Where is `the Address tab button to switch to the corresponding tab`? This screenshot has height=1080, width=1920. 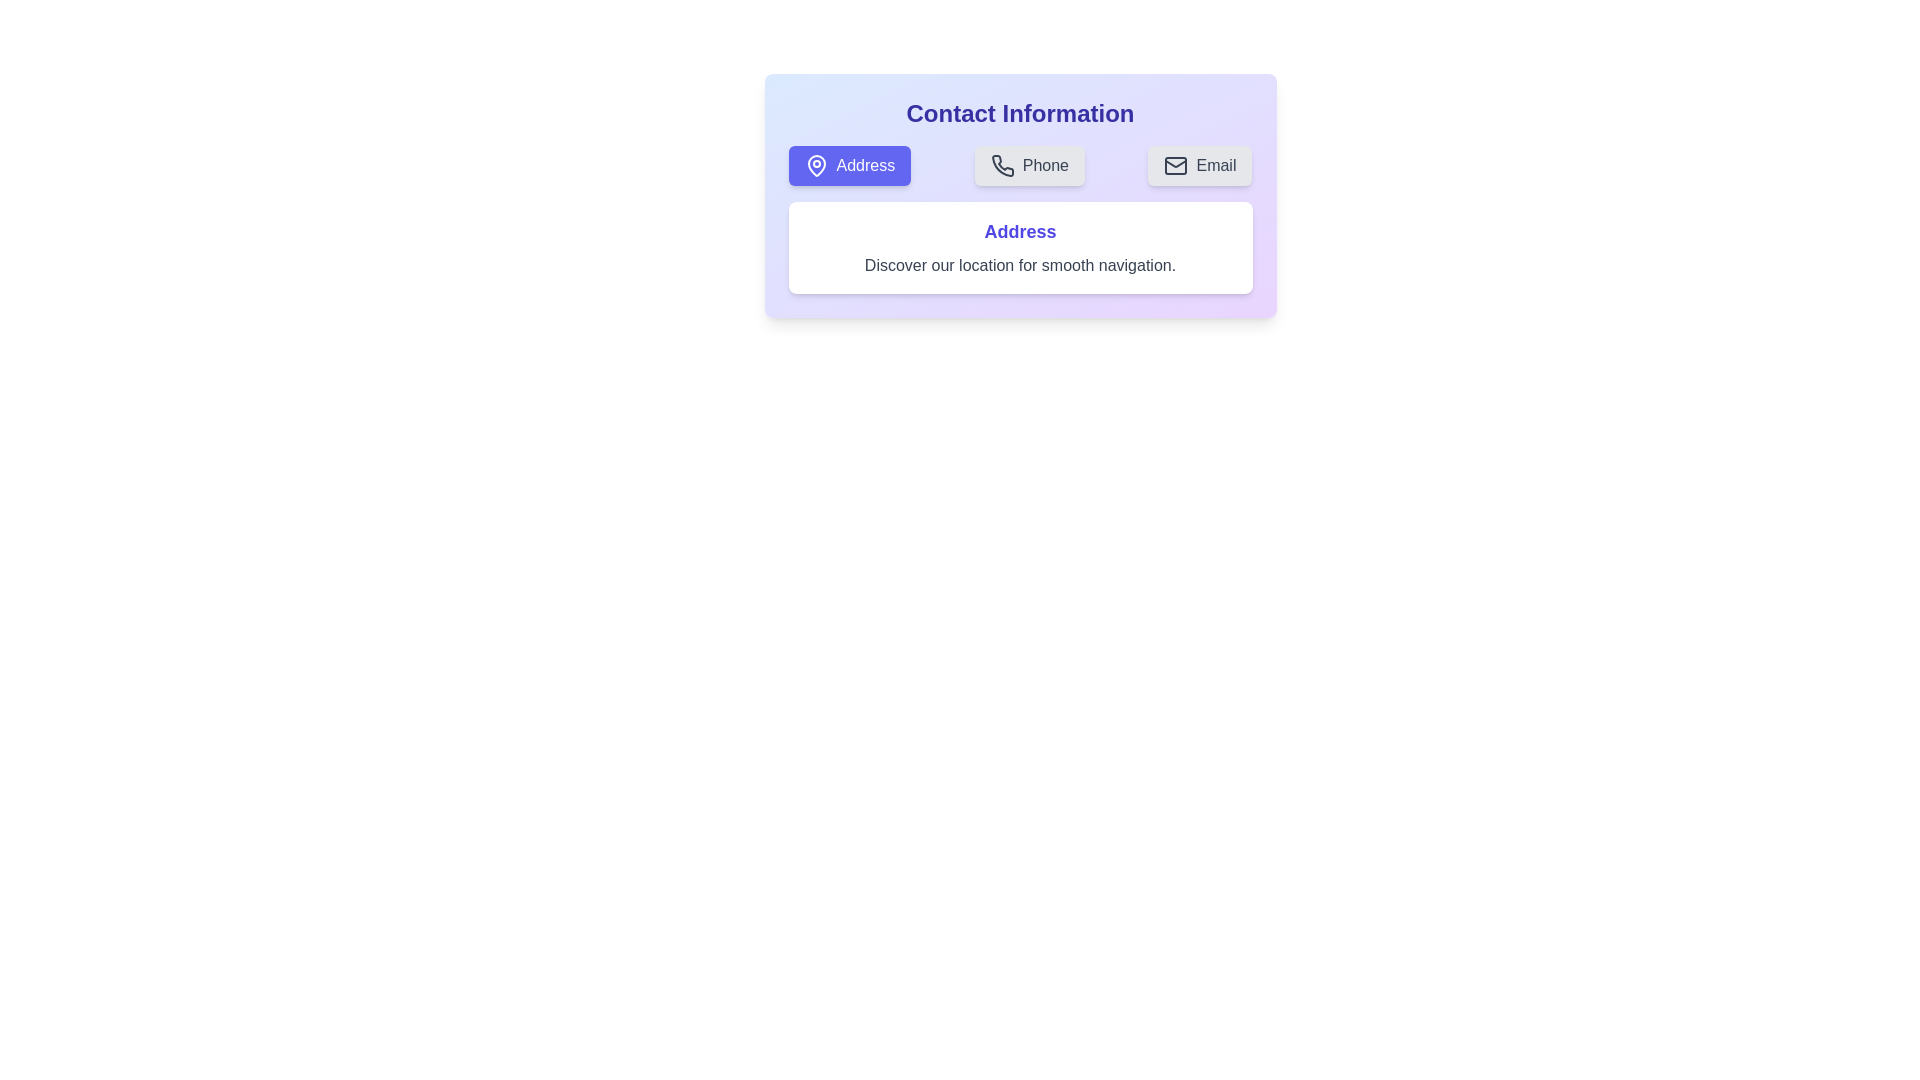
the Address tab button to switch to the corresponding tab is located at coordinates (849, 164).